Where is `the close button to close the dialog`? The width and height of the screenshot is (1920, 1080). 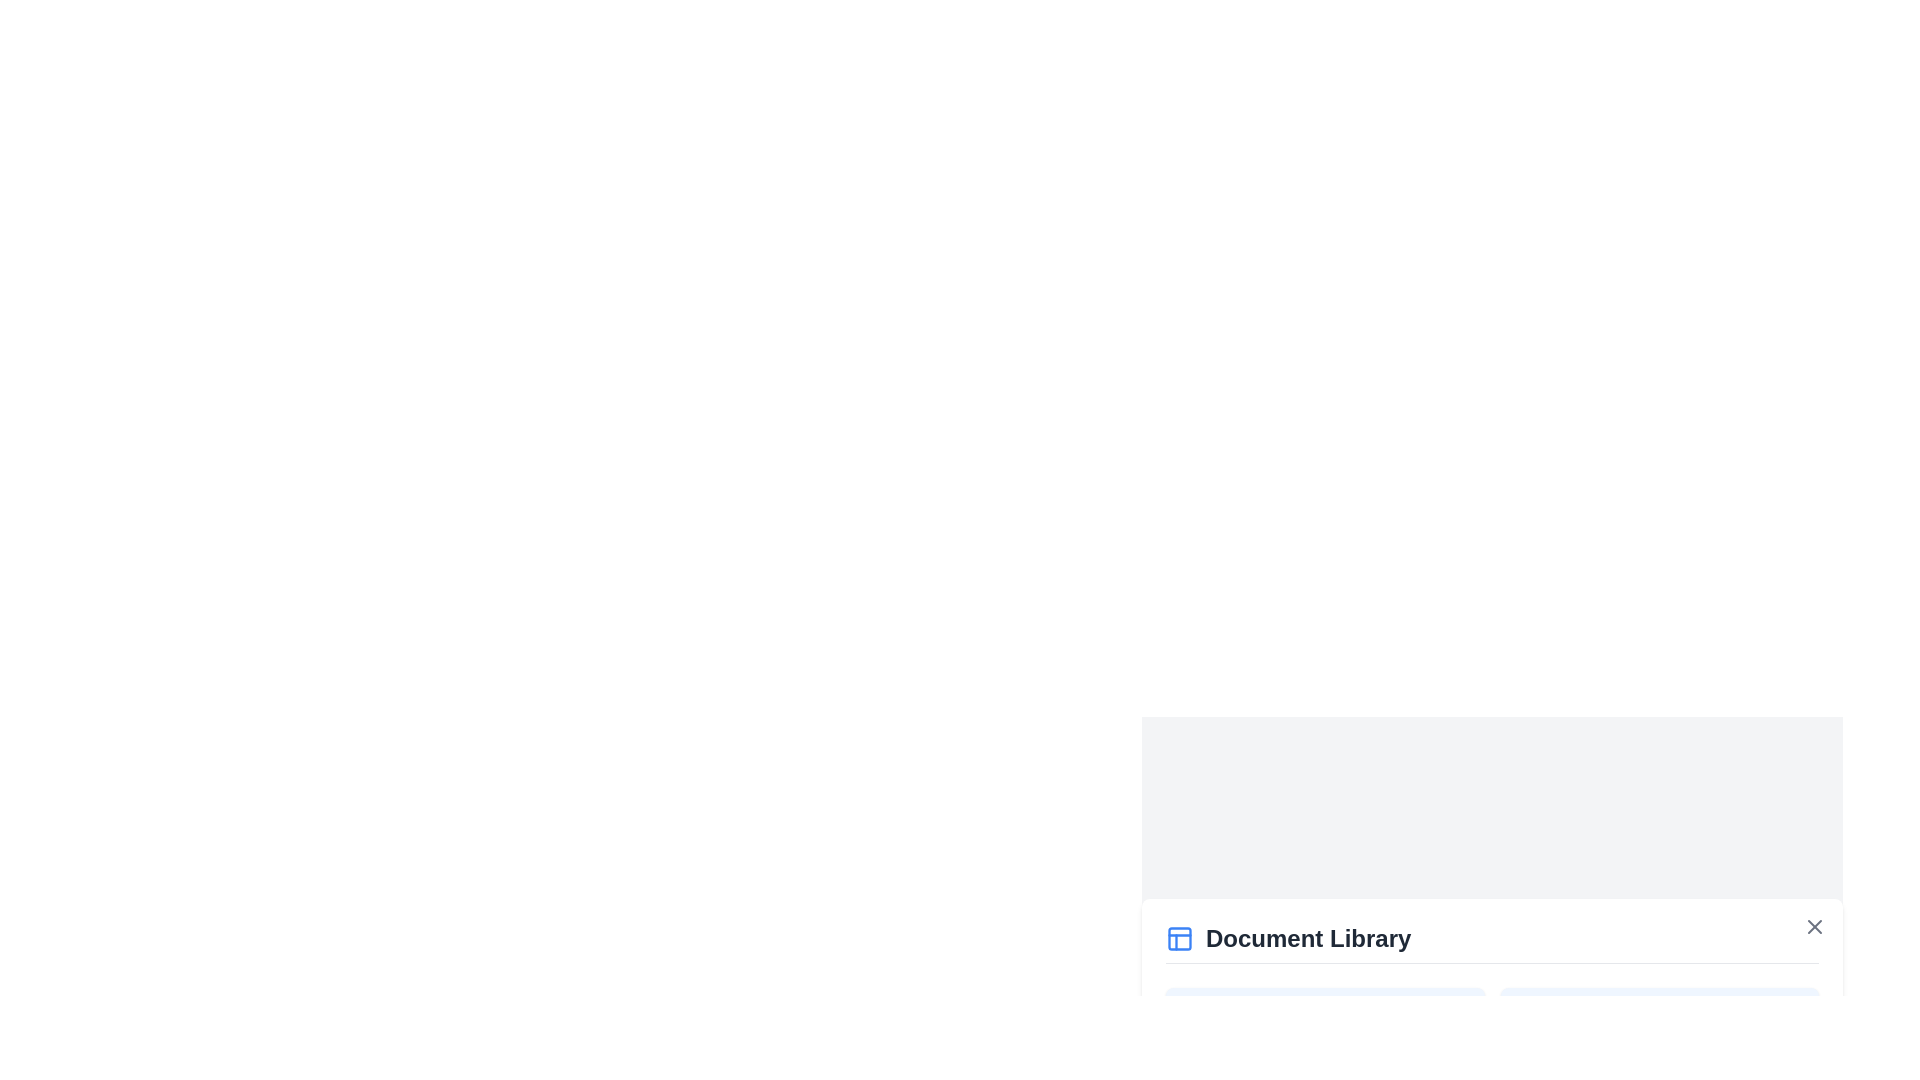
the close button to close the dialog is located at coordinates (1814, 926).